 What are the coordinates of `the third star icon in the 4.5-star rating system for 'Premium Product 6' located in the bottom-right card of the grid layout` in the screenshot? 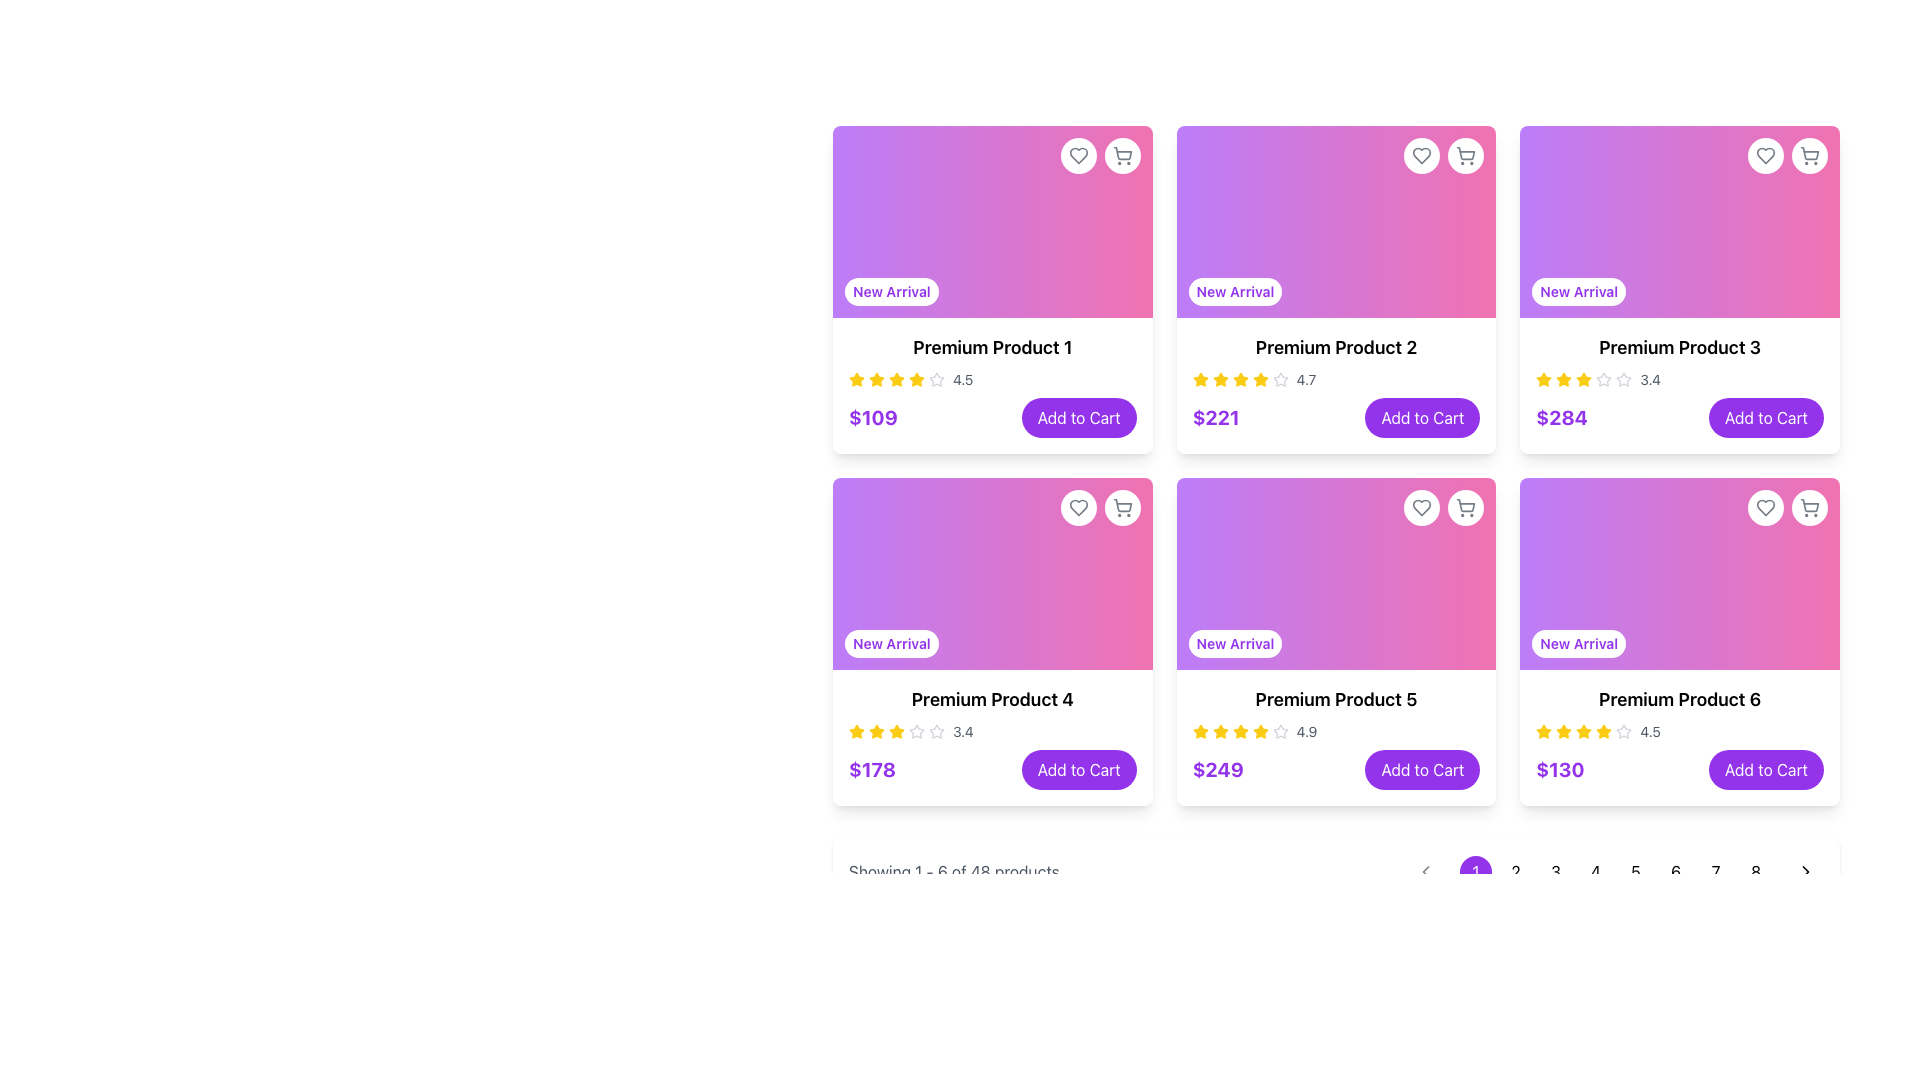 It's located at (1563, 732).